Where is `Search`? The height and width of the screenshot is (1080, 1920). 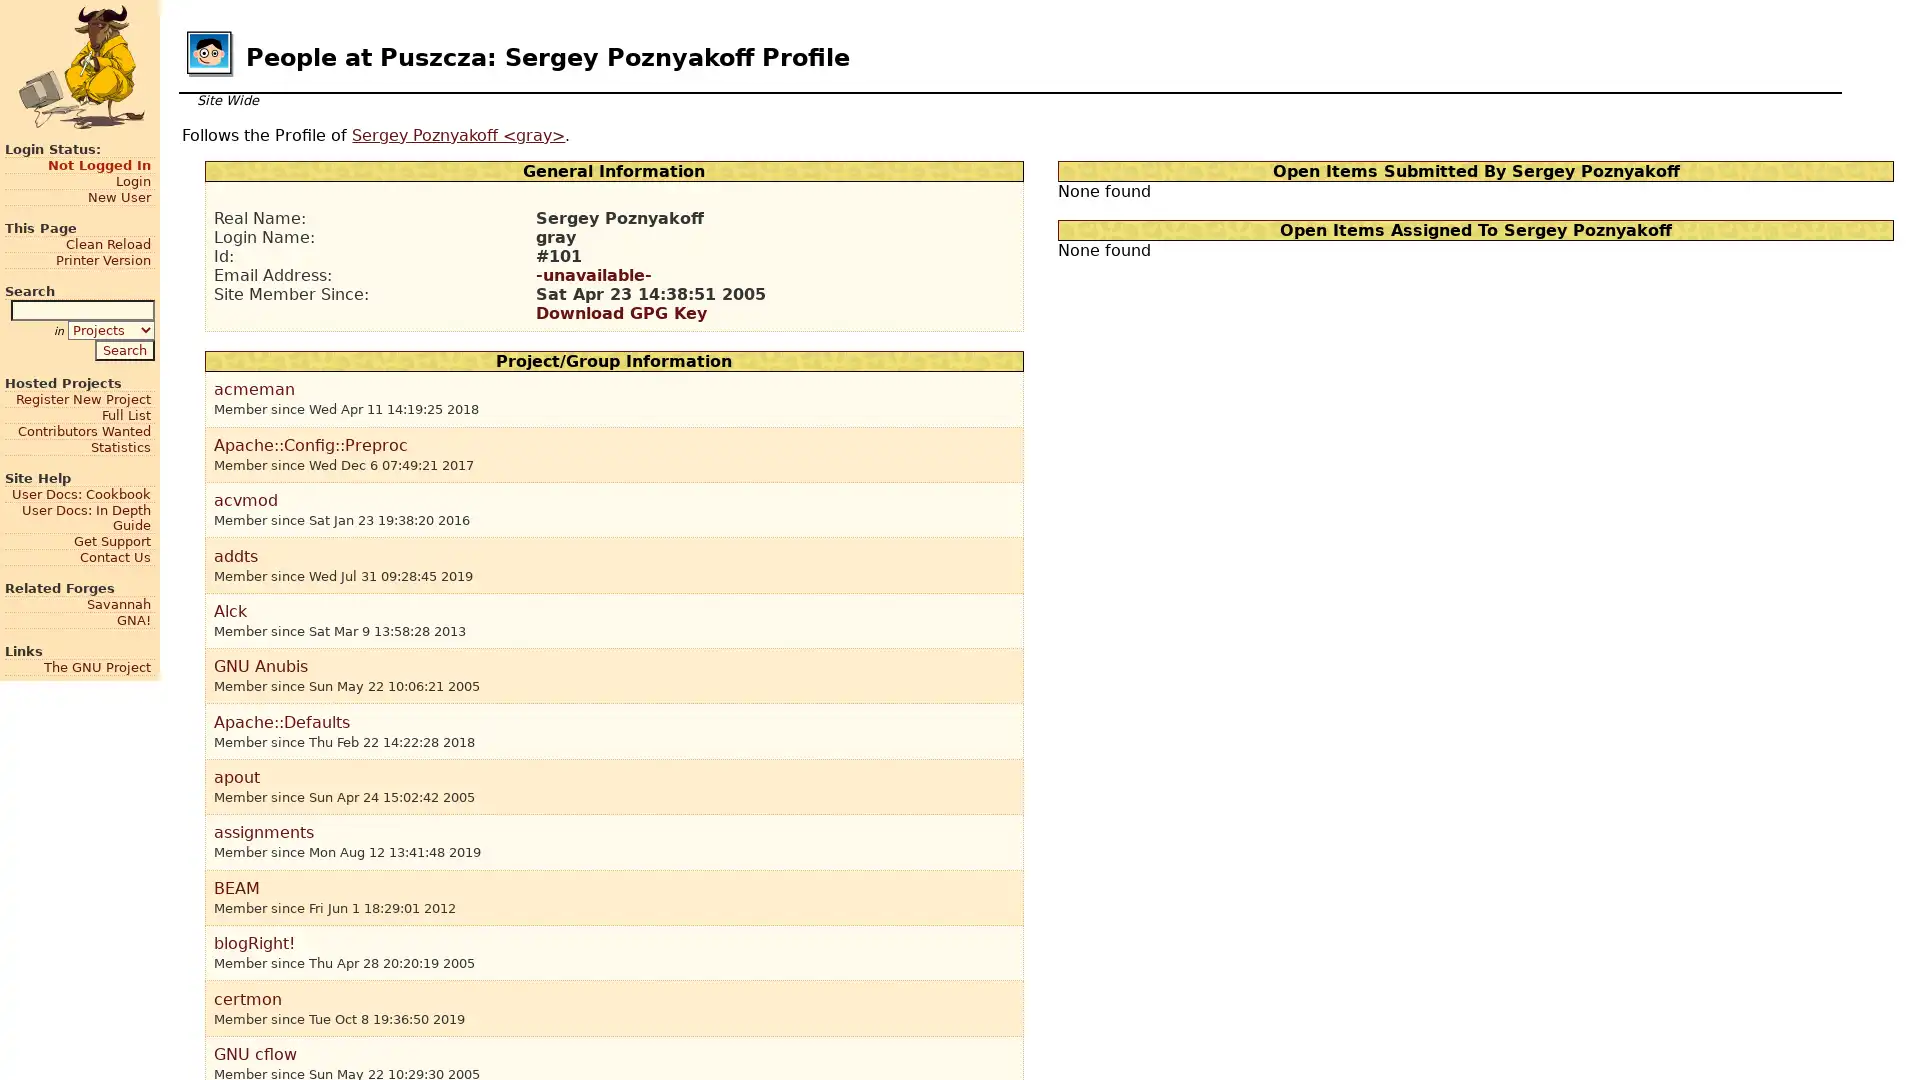 Search is located at coordinates (123, 348).